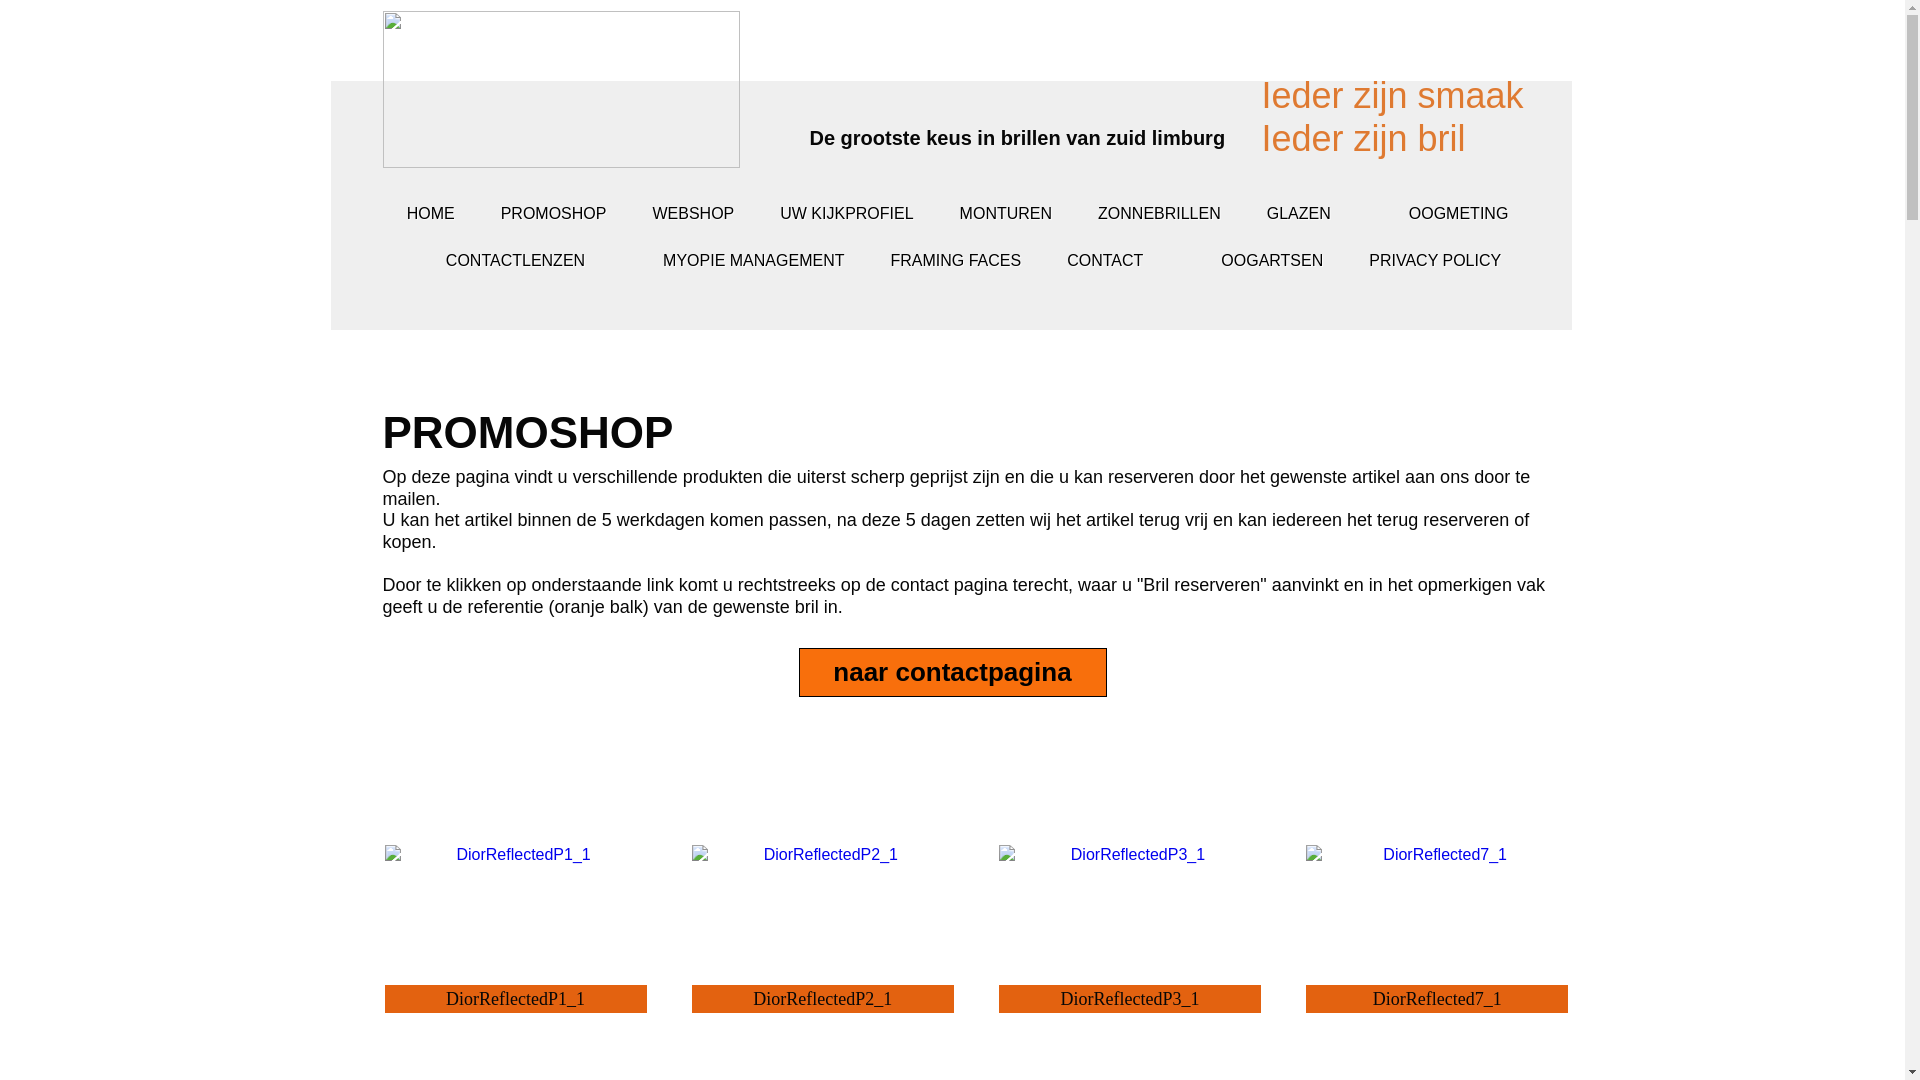  Describe the element at coordinates (935, 213) in the screenshot. I see `'MONTUREN'` at that location.